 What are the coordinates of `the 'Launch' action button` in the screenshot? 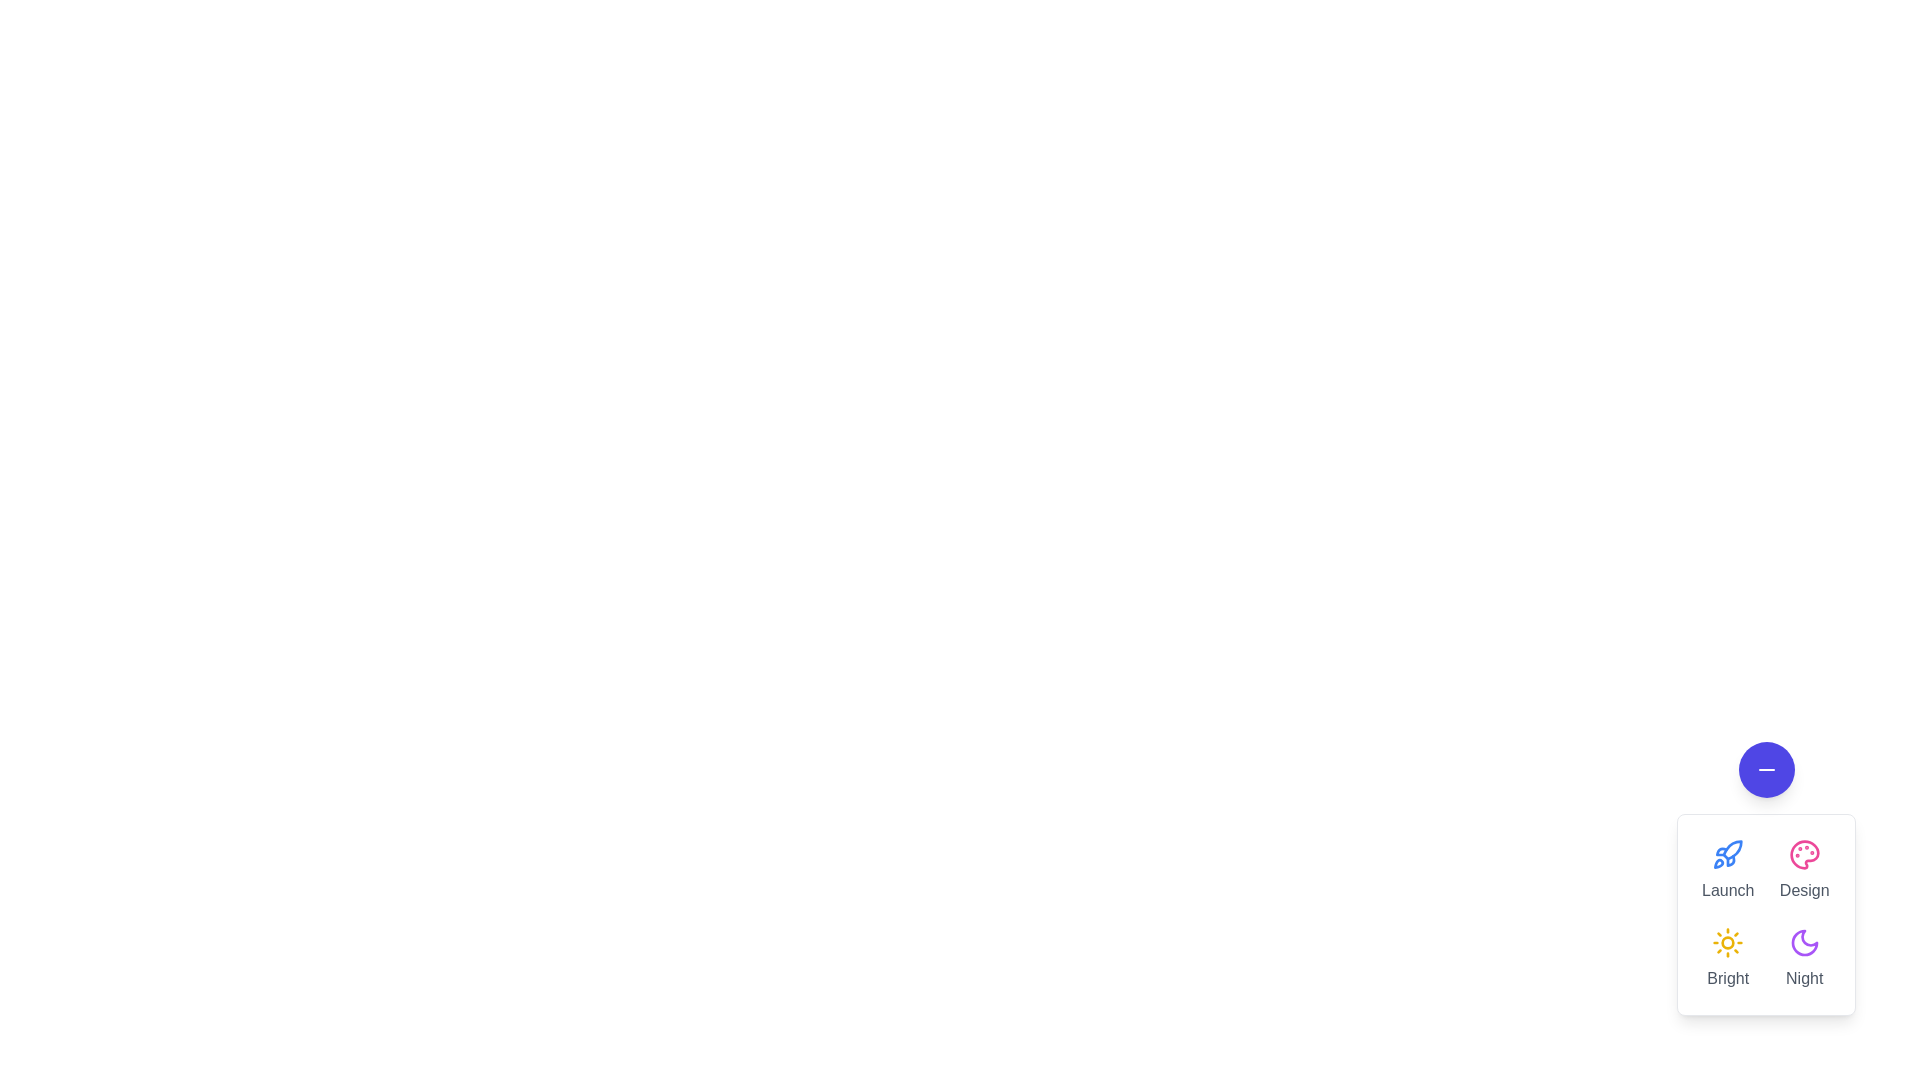 It's located at (1727, 870).